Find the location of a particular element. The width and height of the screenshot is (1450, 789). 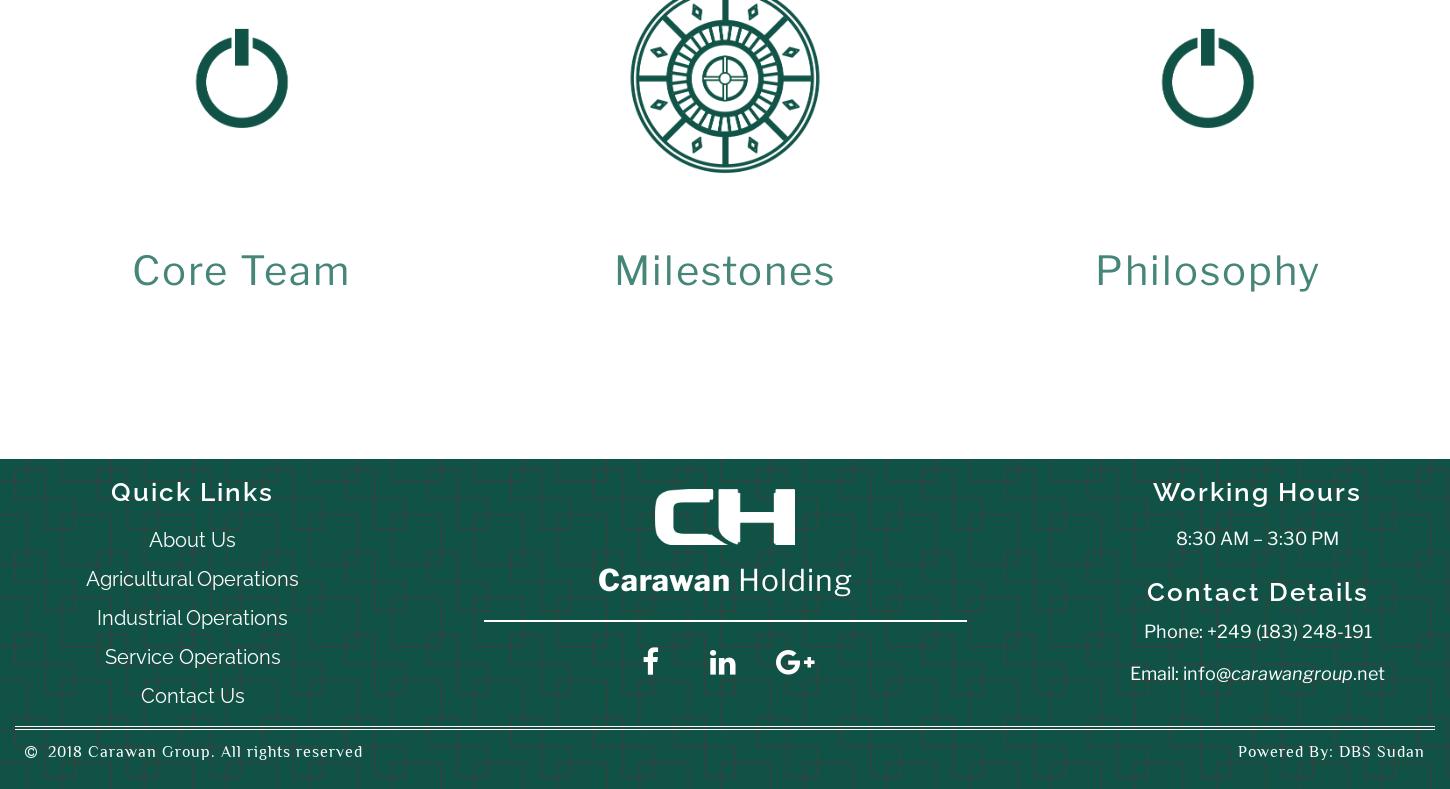

'carawangroup' is located at coordinates (1291, 671).